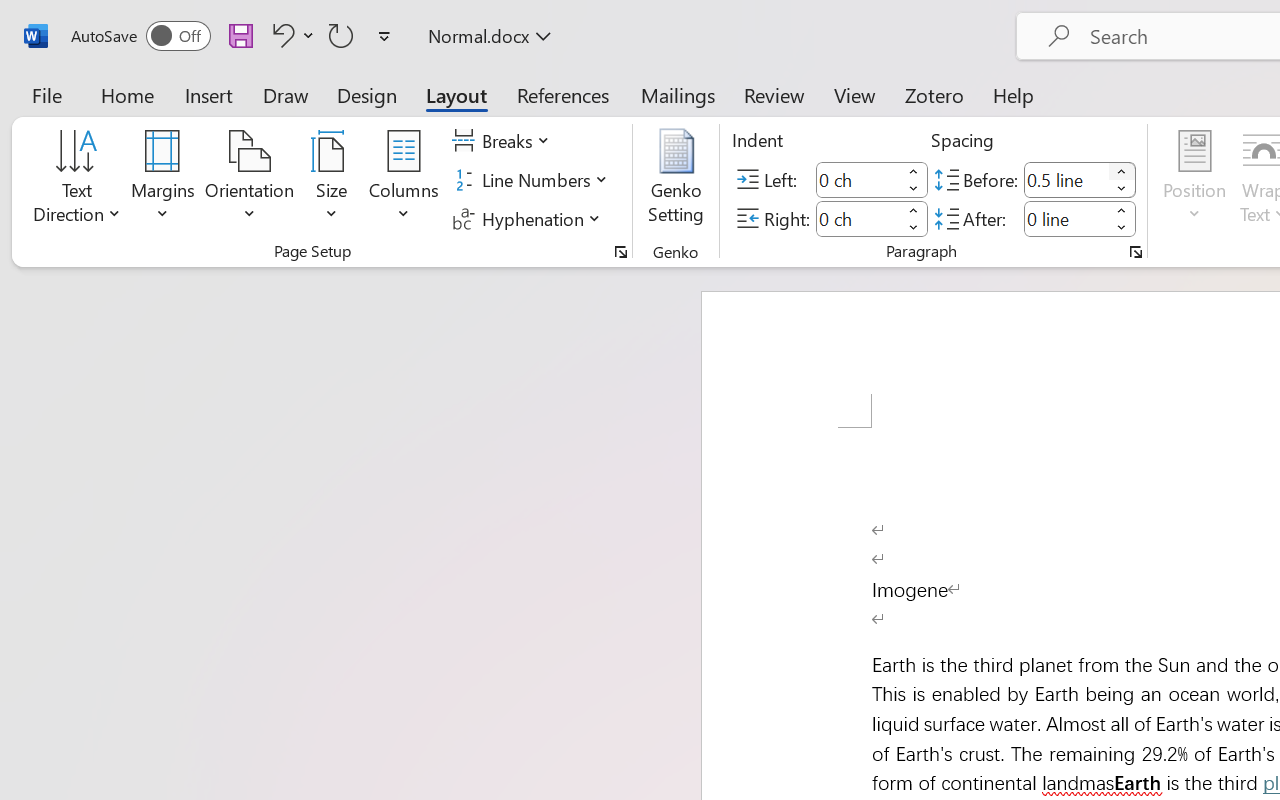  I want to click on 'Page Setup...', so click(620, 251).